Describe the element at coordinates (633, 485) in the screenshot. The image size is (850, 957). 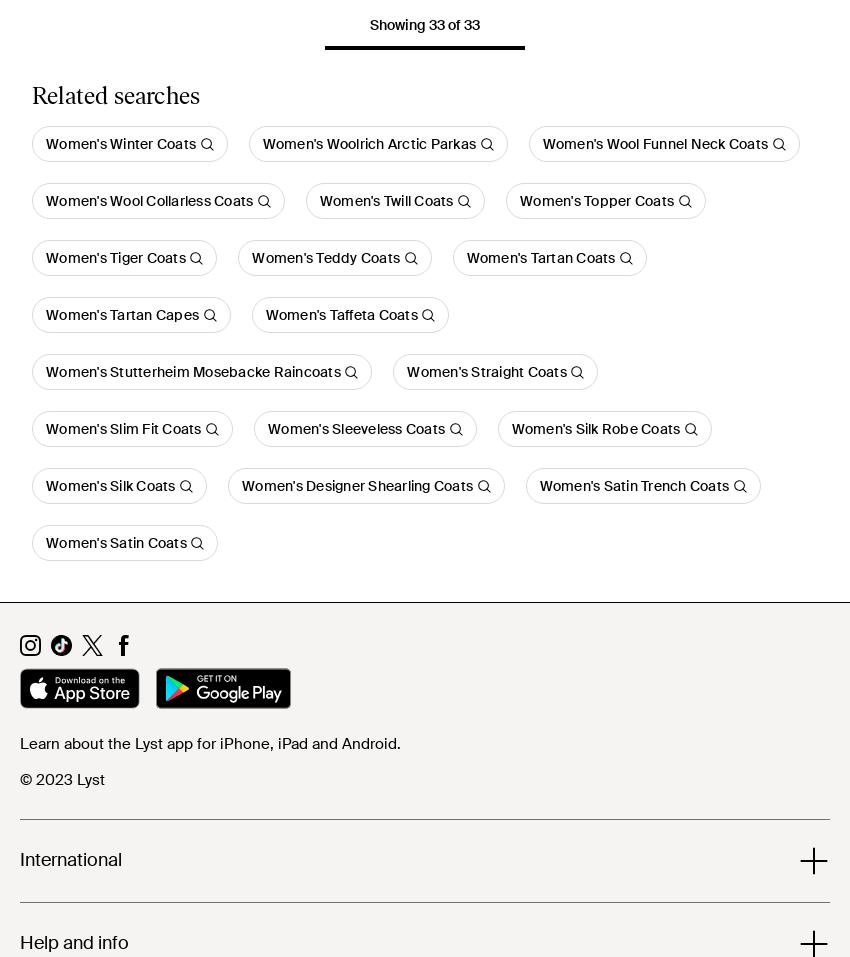
I see `'Women's Satin Trench Coats'` at that location.